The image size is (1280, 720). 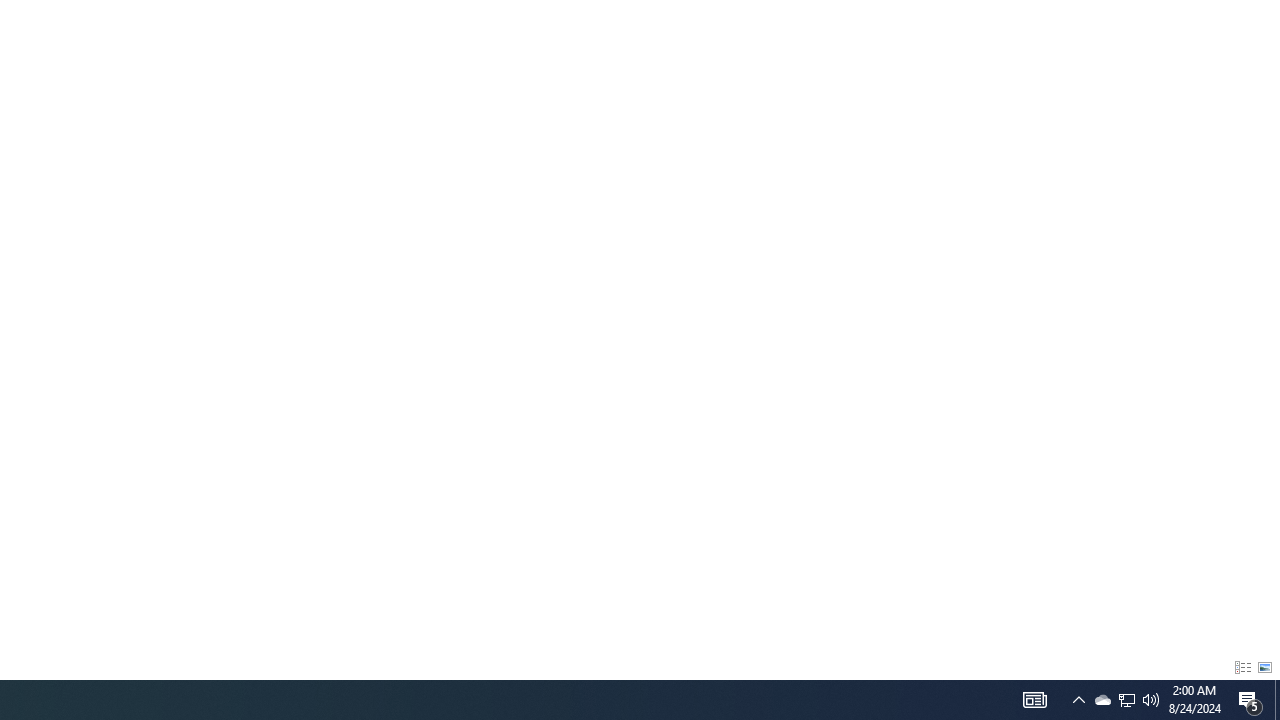 What do you see at coordinates (1241, 668) in the screenshot?
I see `'Details'` at bounding box center [1241, 668].